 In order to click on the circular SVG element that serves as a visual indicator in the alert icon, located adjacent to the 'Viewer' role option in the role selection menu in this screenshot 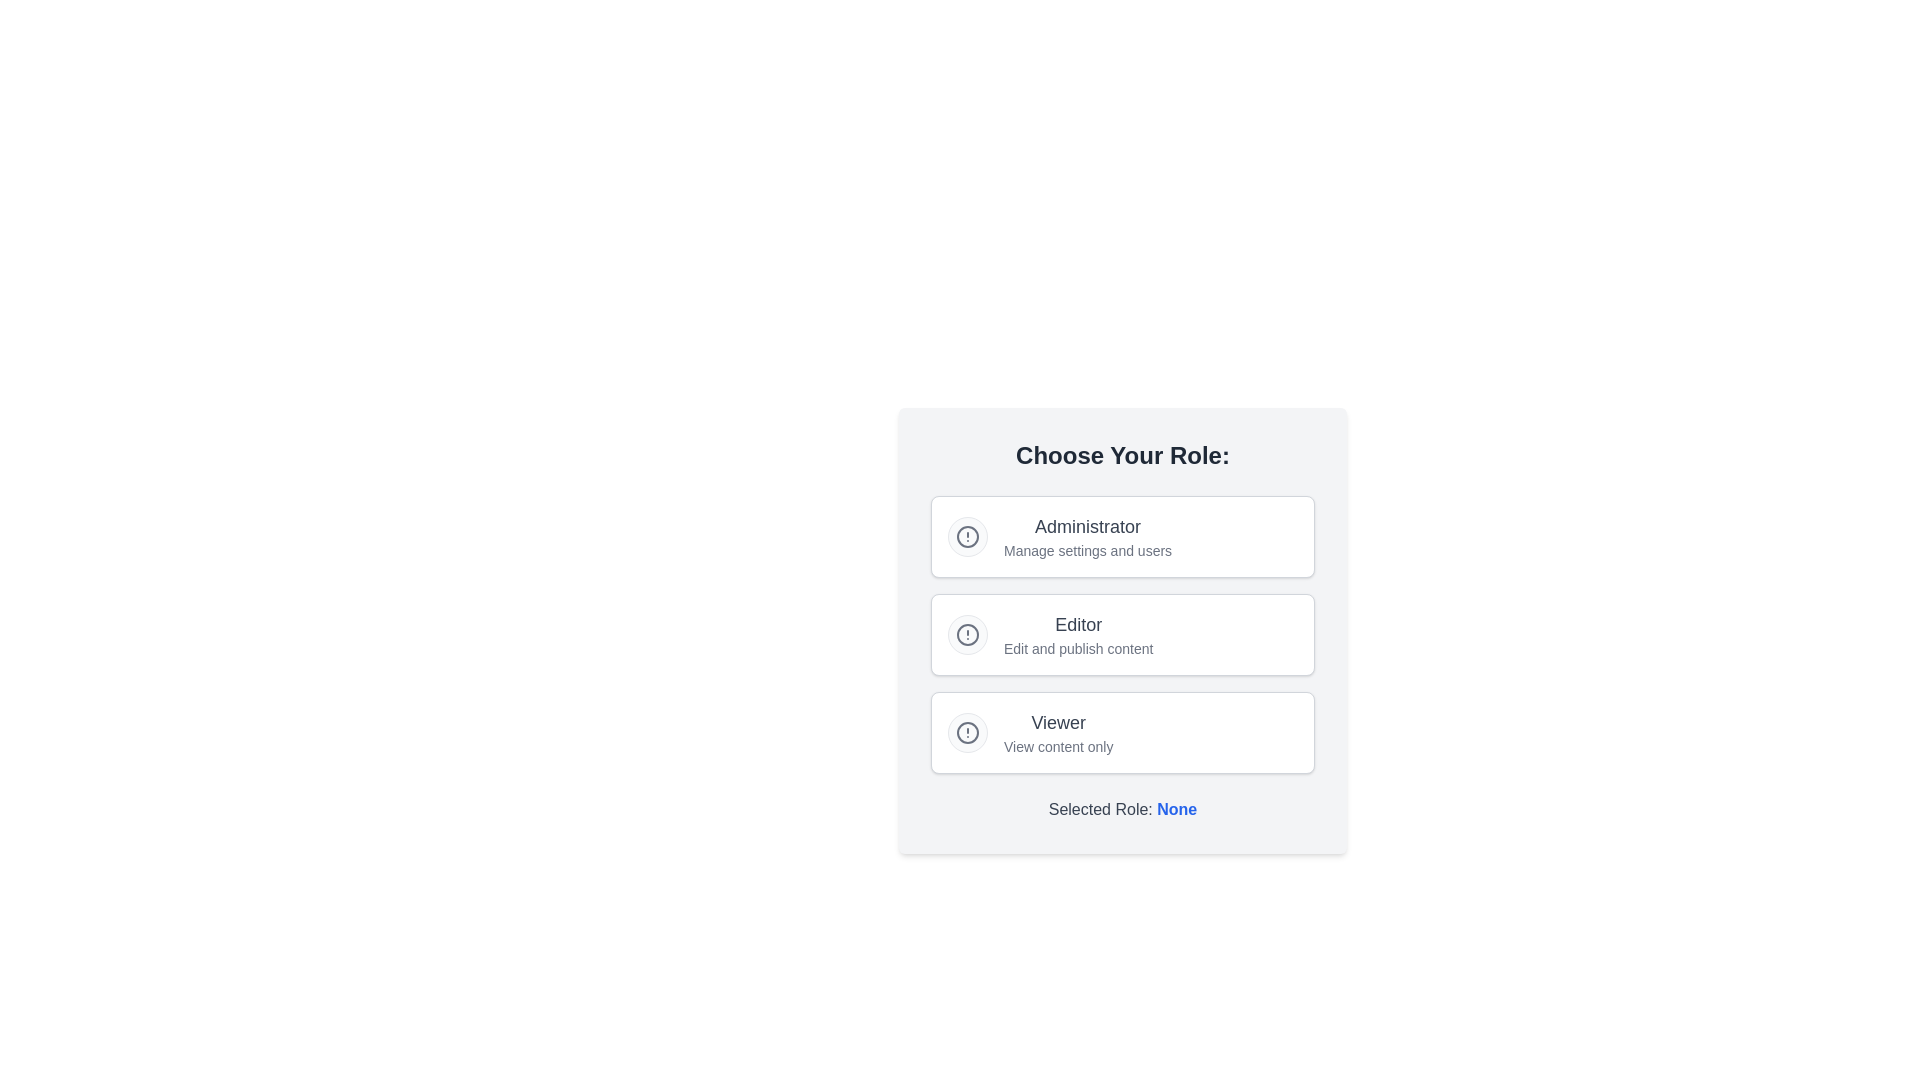, I will do `click(968, 732)`.